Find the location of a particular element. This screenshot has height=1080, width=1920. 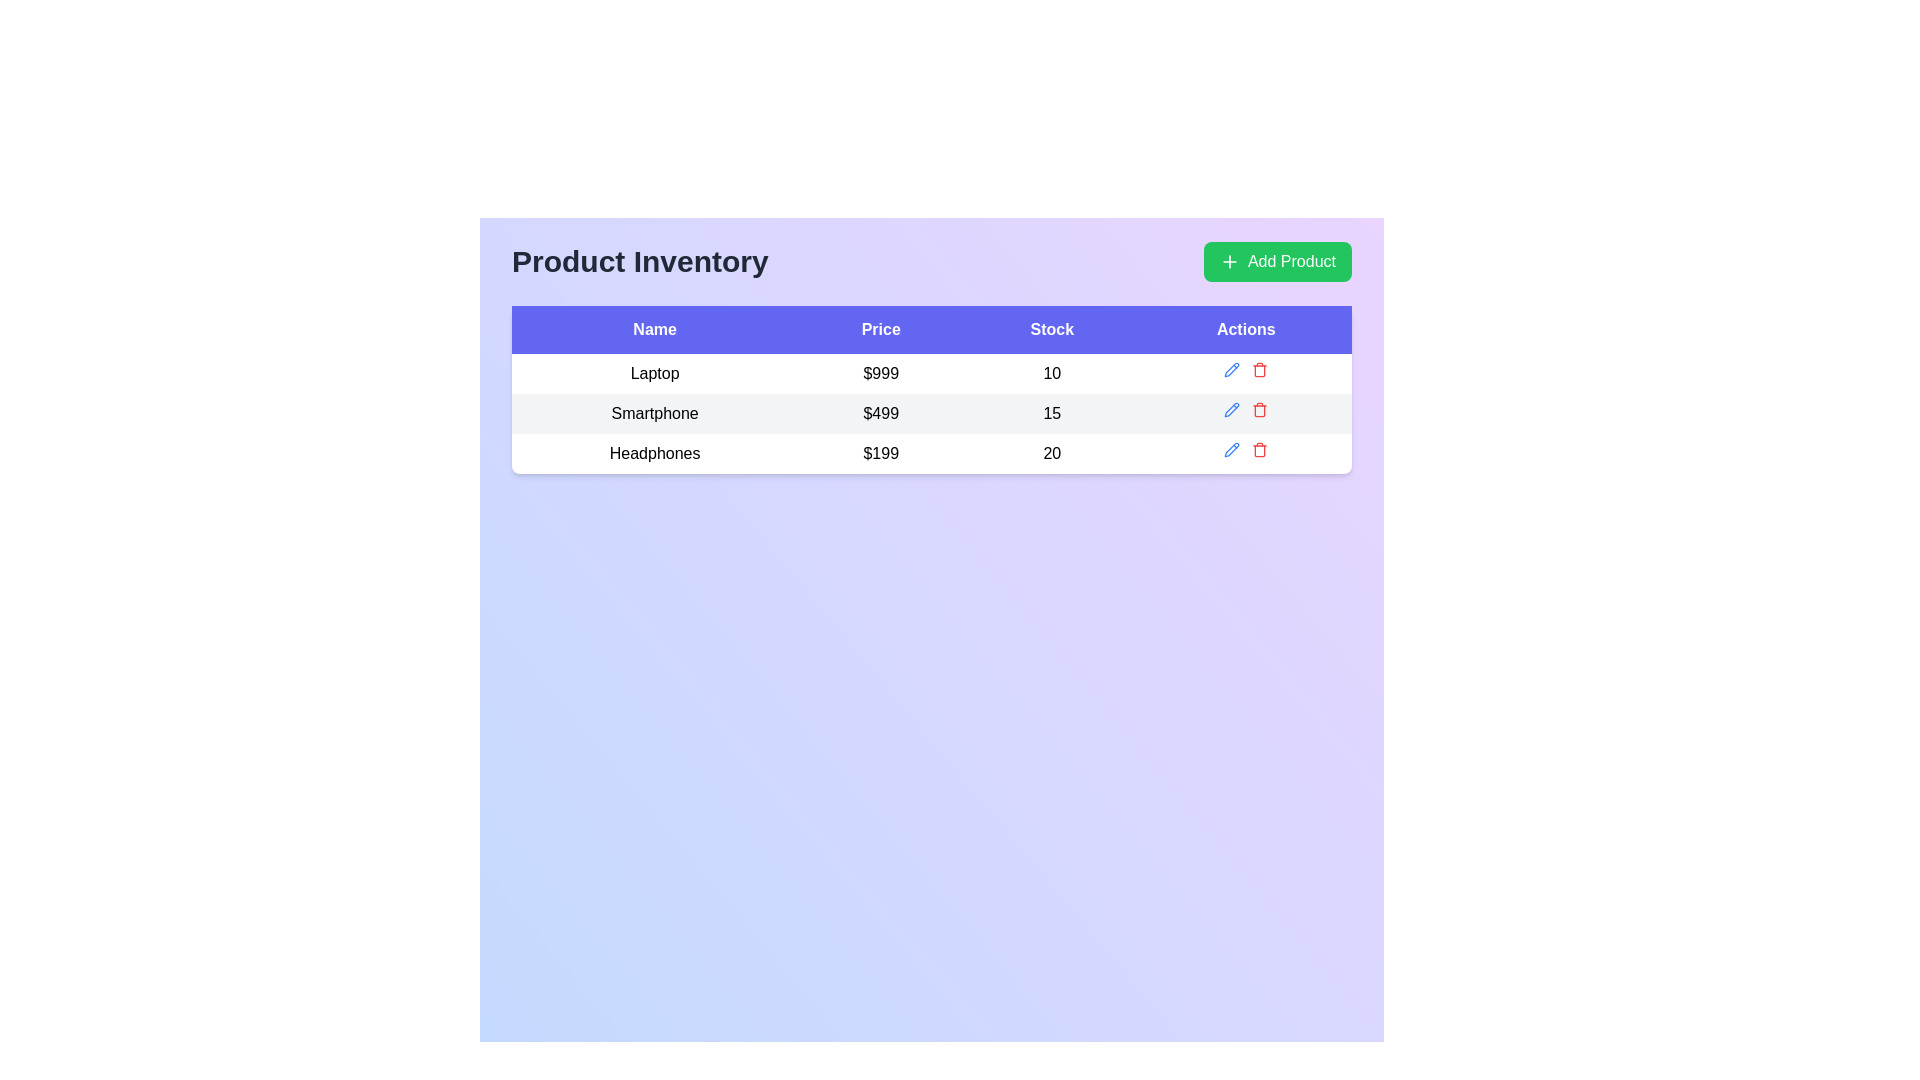

the first row is located at coordinates (930, 374).